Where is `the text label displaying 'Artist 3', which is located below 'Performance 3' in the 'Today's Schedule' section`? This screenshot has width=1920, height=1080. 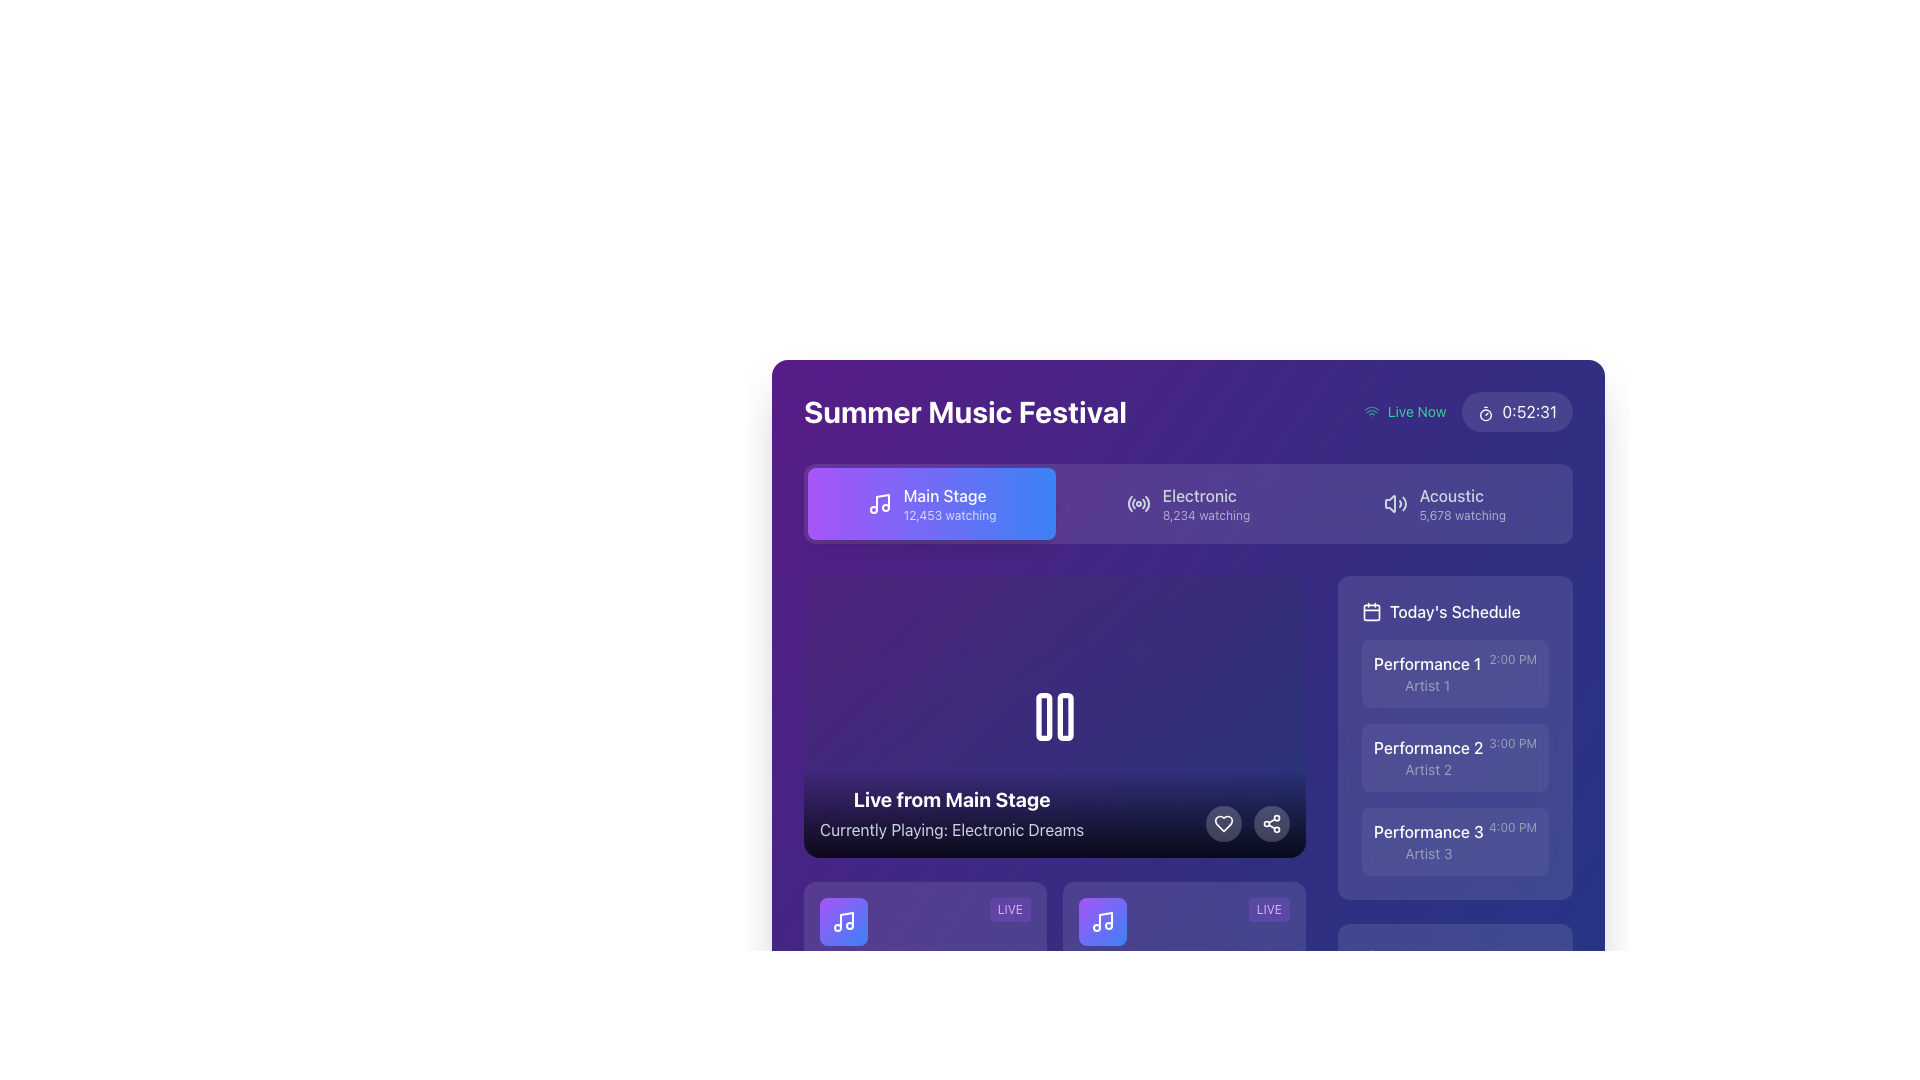 the text label displaying 'Artist 3', which is located below 'Performance 3' in the 'Today's Schedule' section is located at coordinates (1427, 853).